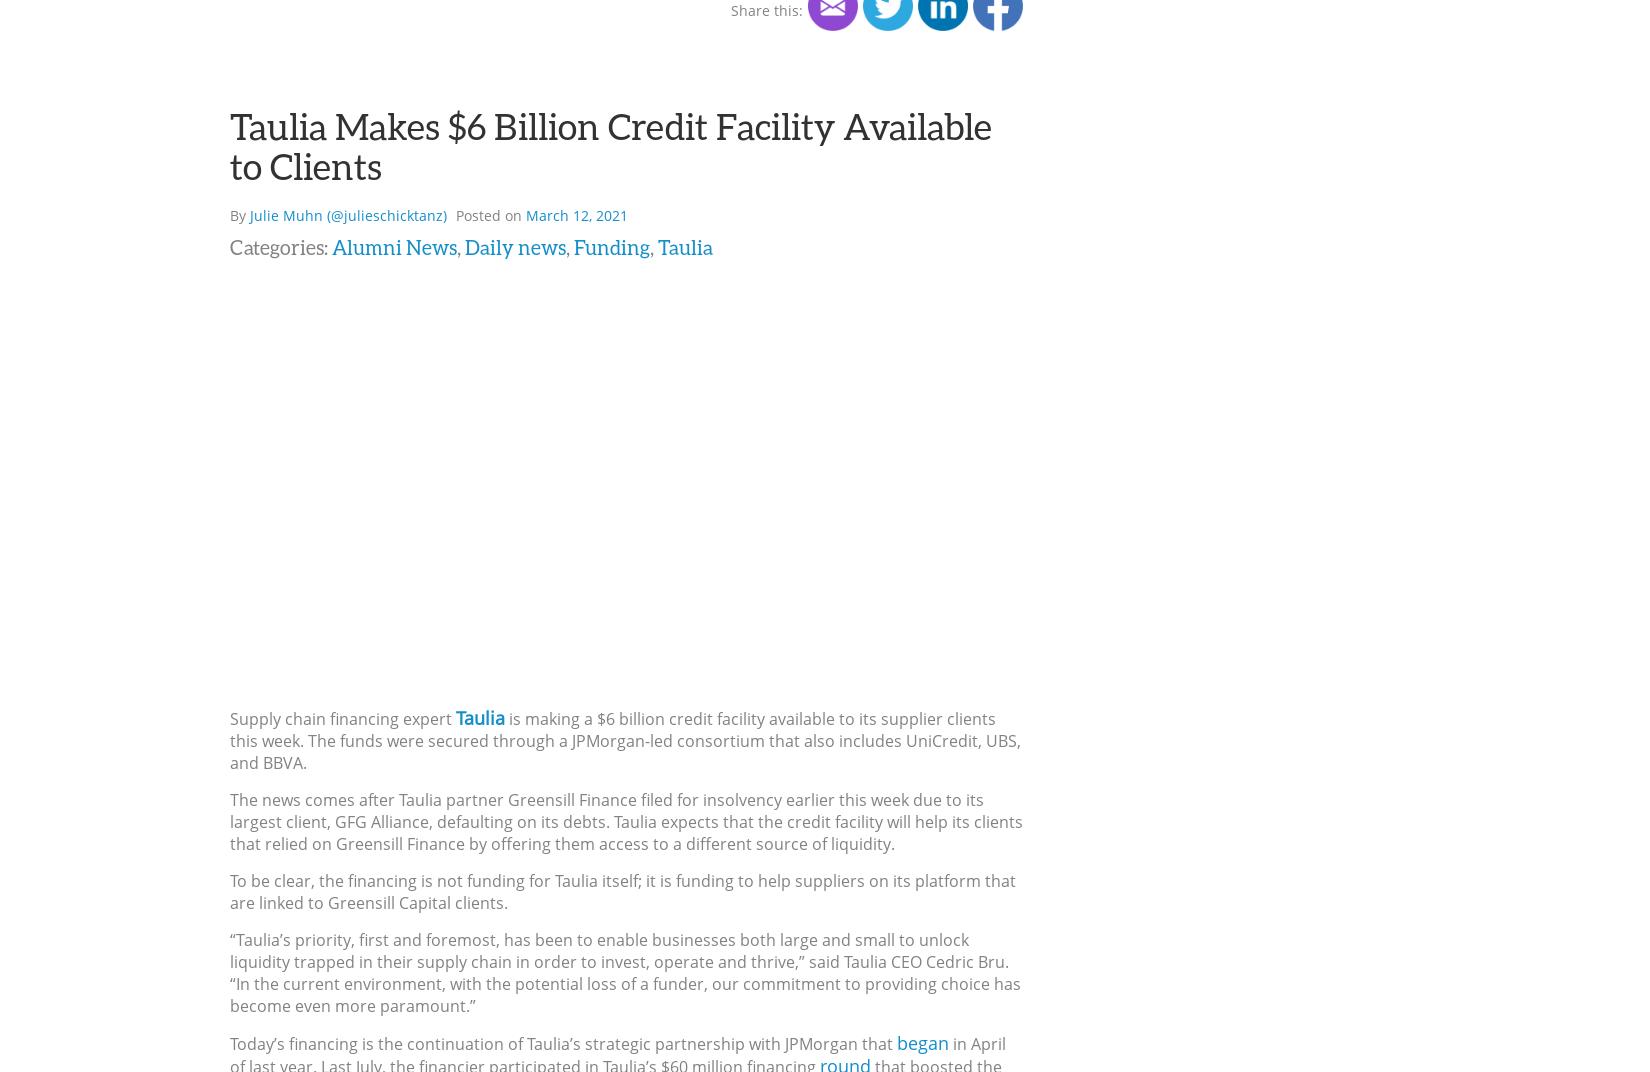 The image size is (1650, 1072). I want to click on 'Today’s financing is the continuation of Taulia’s strategic partnership with JPMorgan that', so click(562, 1042).